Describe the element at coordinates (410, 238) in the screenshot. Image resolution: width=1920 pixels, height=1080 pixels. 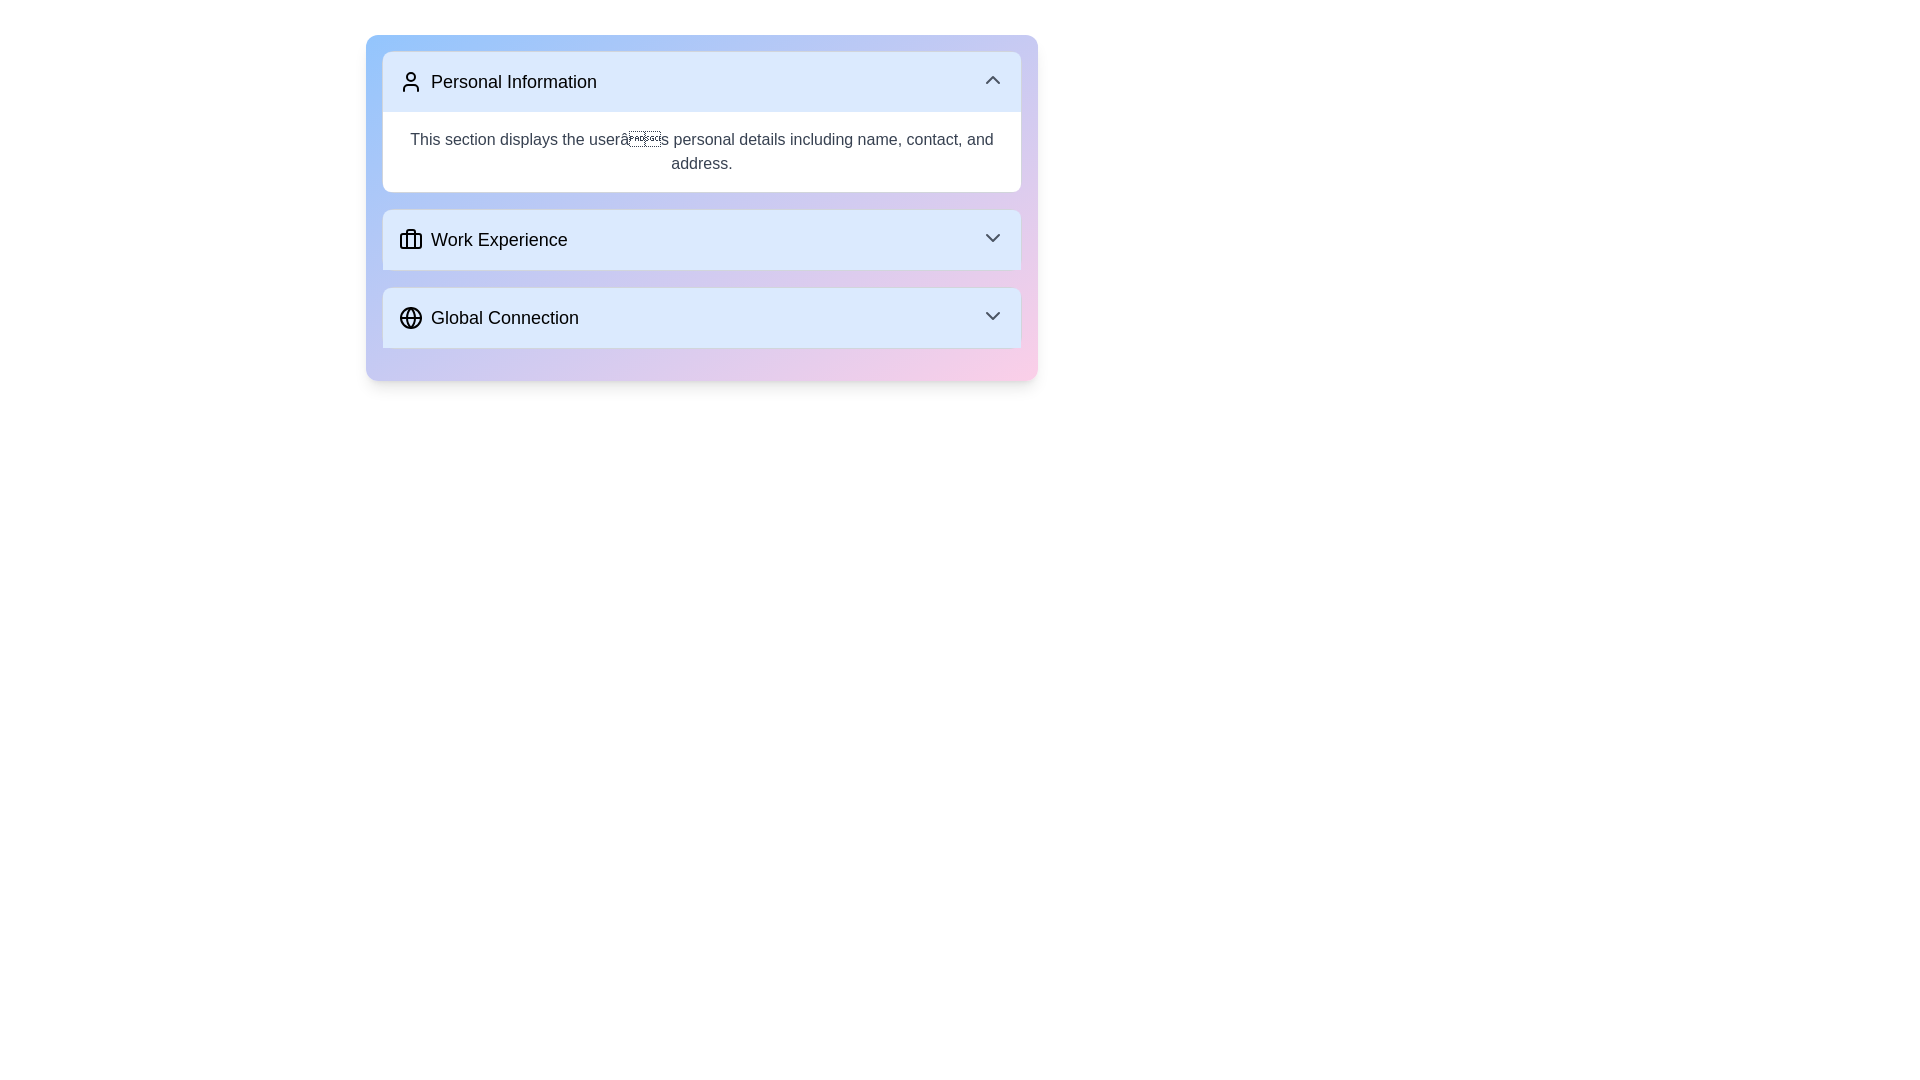
I see `the left vertical side of the briefcase icon in the 'Work Experience' section` at that location.